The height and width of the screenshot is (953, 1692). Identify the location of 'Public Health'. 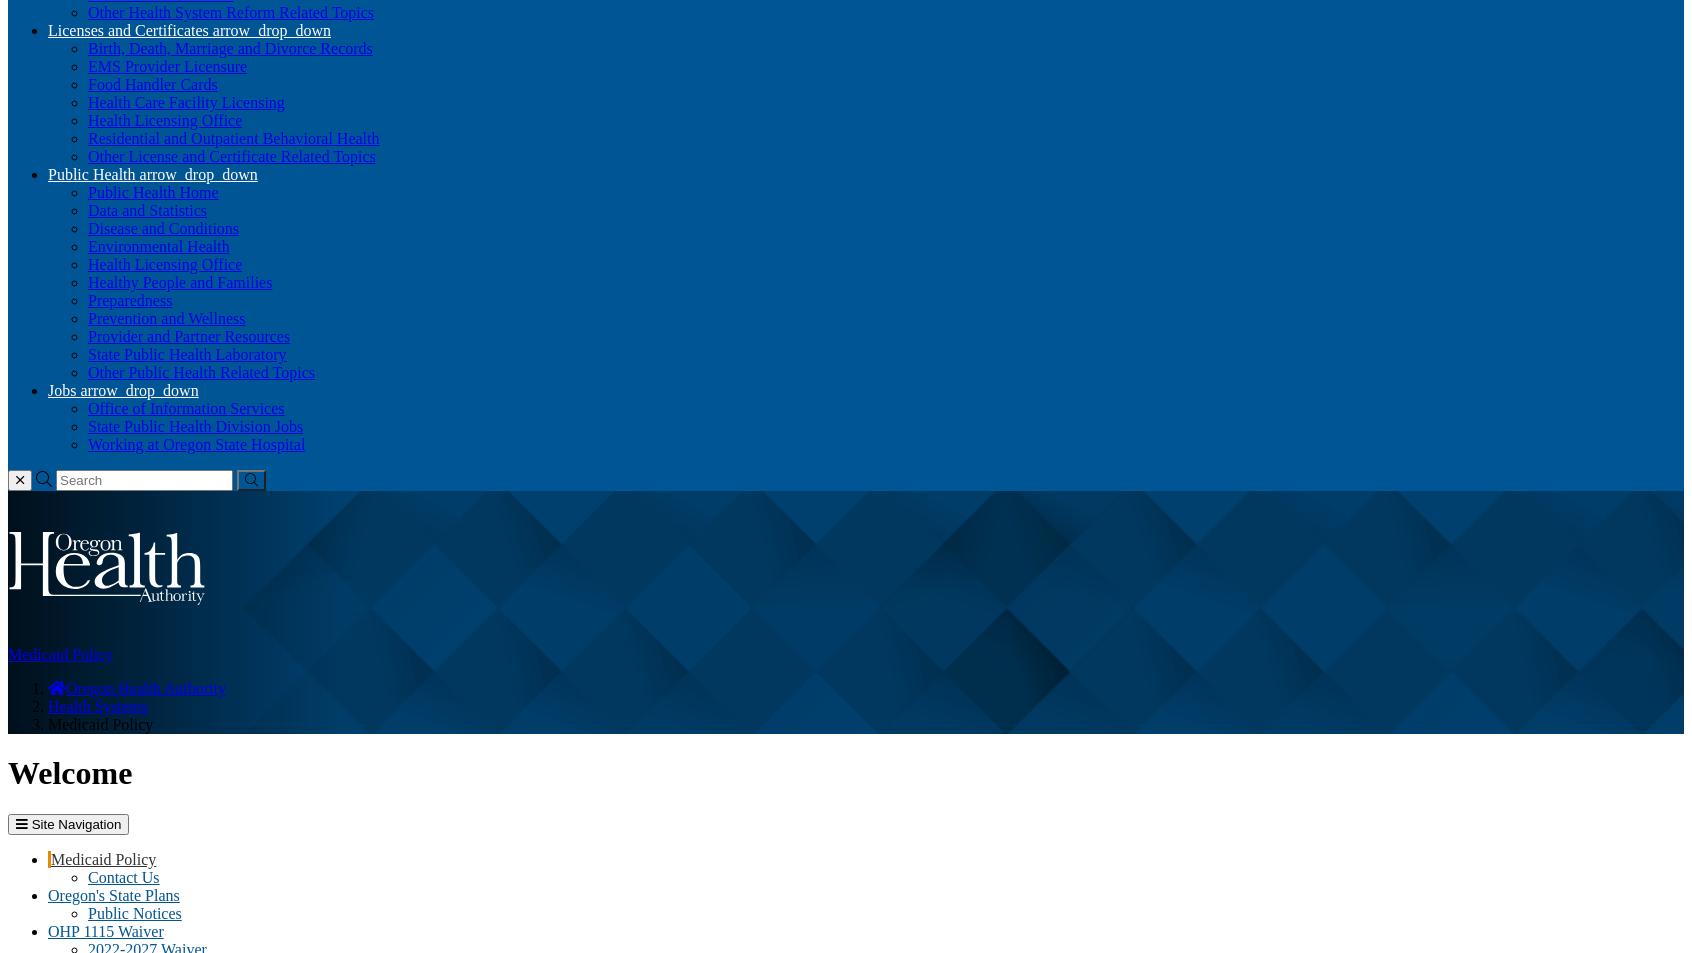
(93, 173).